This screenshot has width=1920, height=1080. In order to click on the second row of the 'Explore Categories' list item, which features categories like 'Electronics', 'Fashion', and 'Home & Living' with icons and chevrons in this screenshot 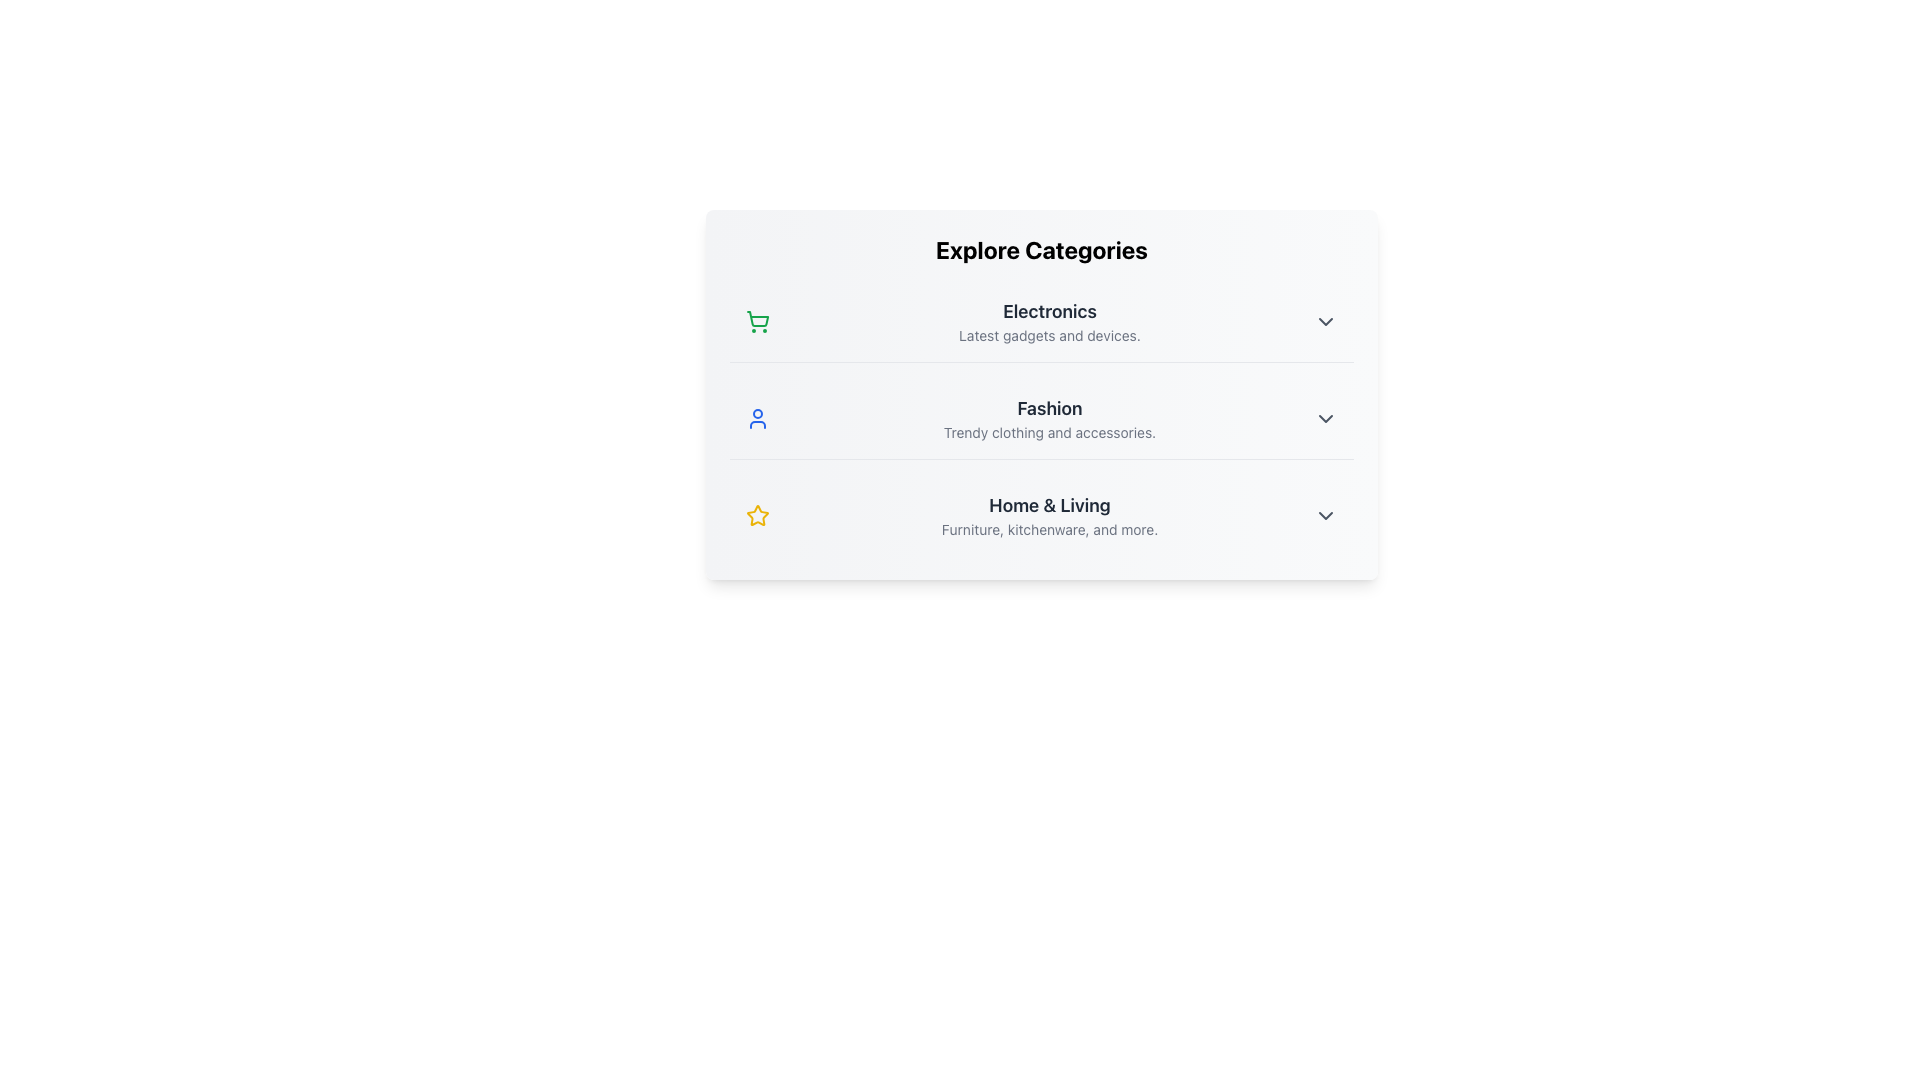, I will do `click(1040, 394)`.